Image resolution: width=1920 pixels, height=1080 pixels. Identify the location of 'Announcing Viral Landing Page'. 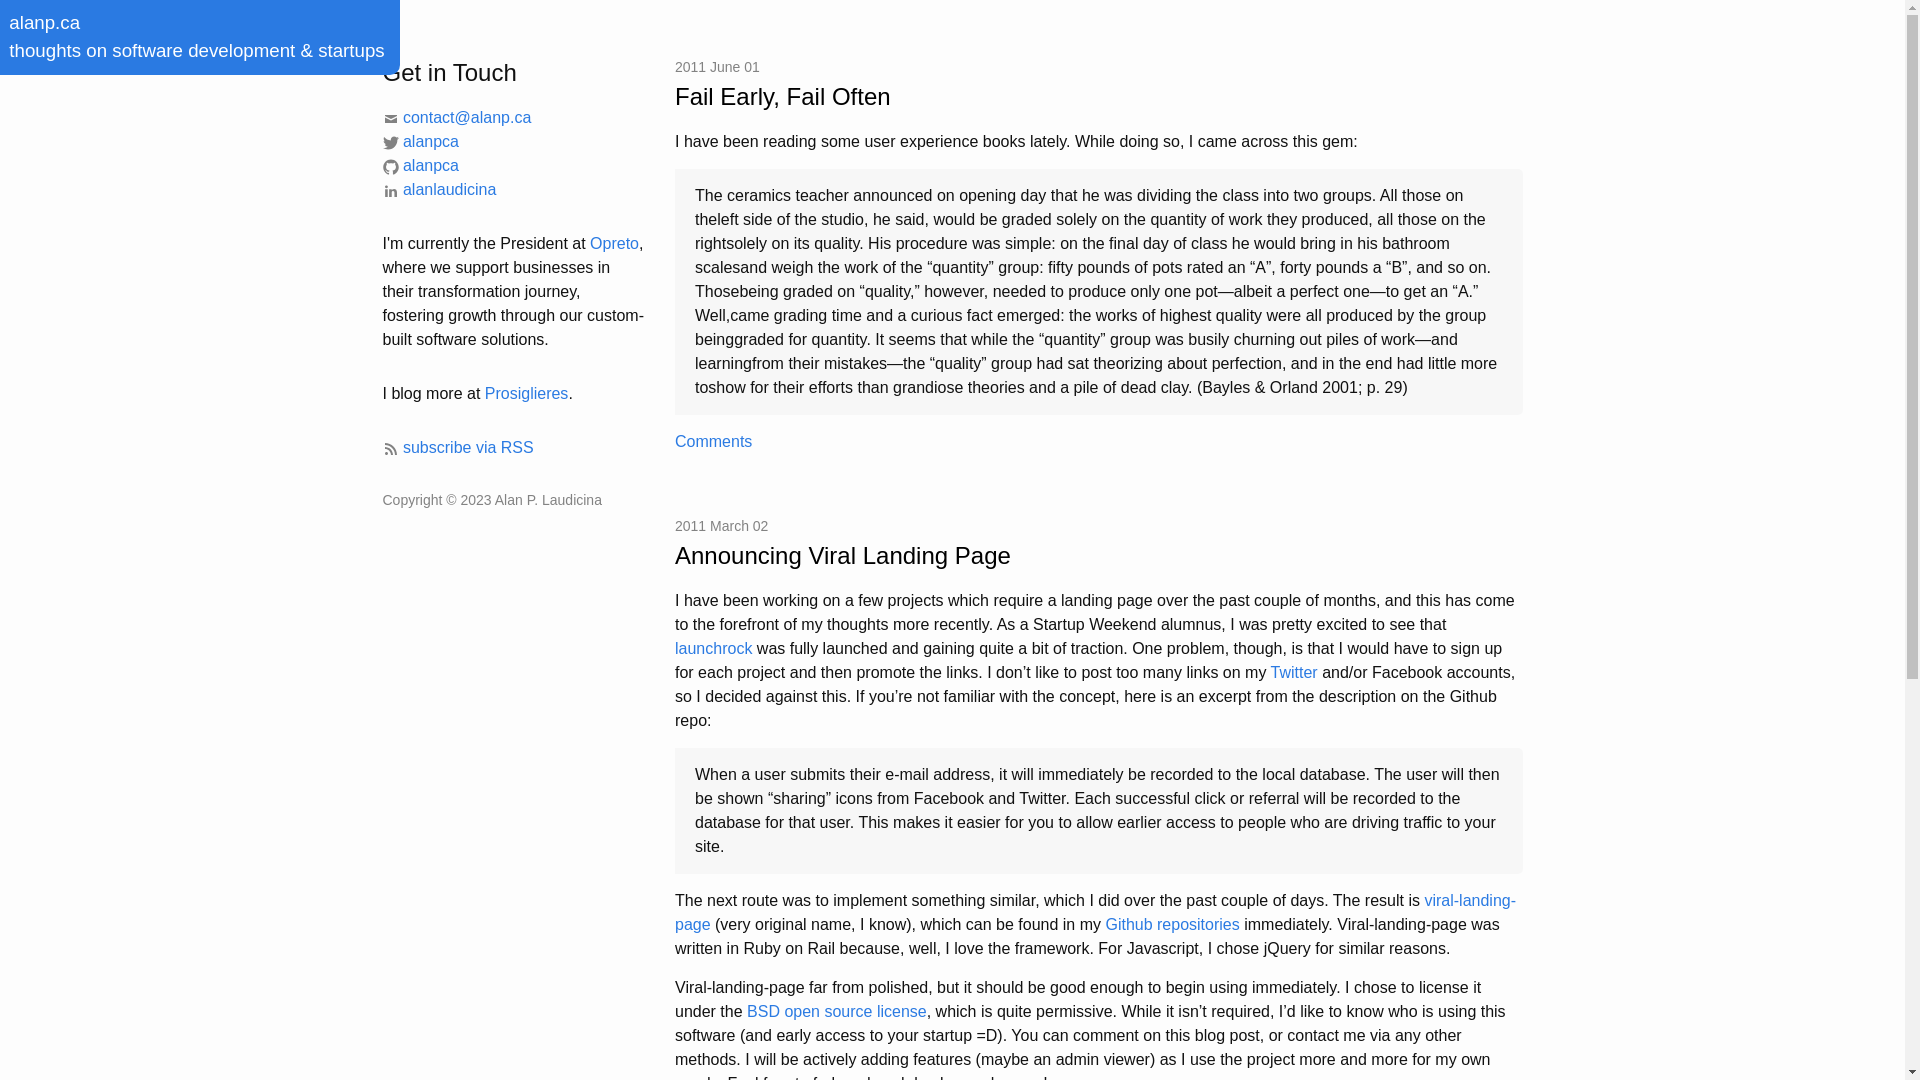
(1098, 555).